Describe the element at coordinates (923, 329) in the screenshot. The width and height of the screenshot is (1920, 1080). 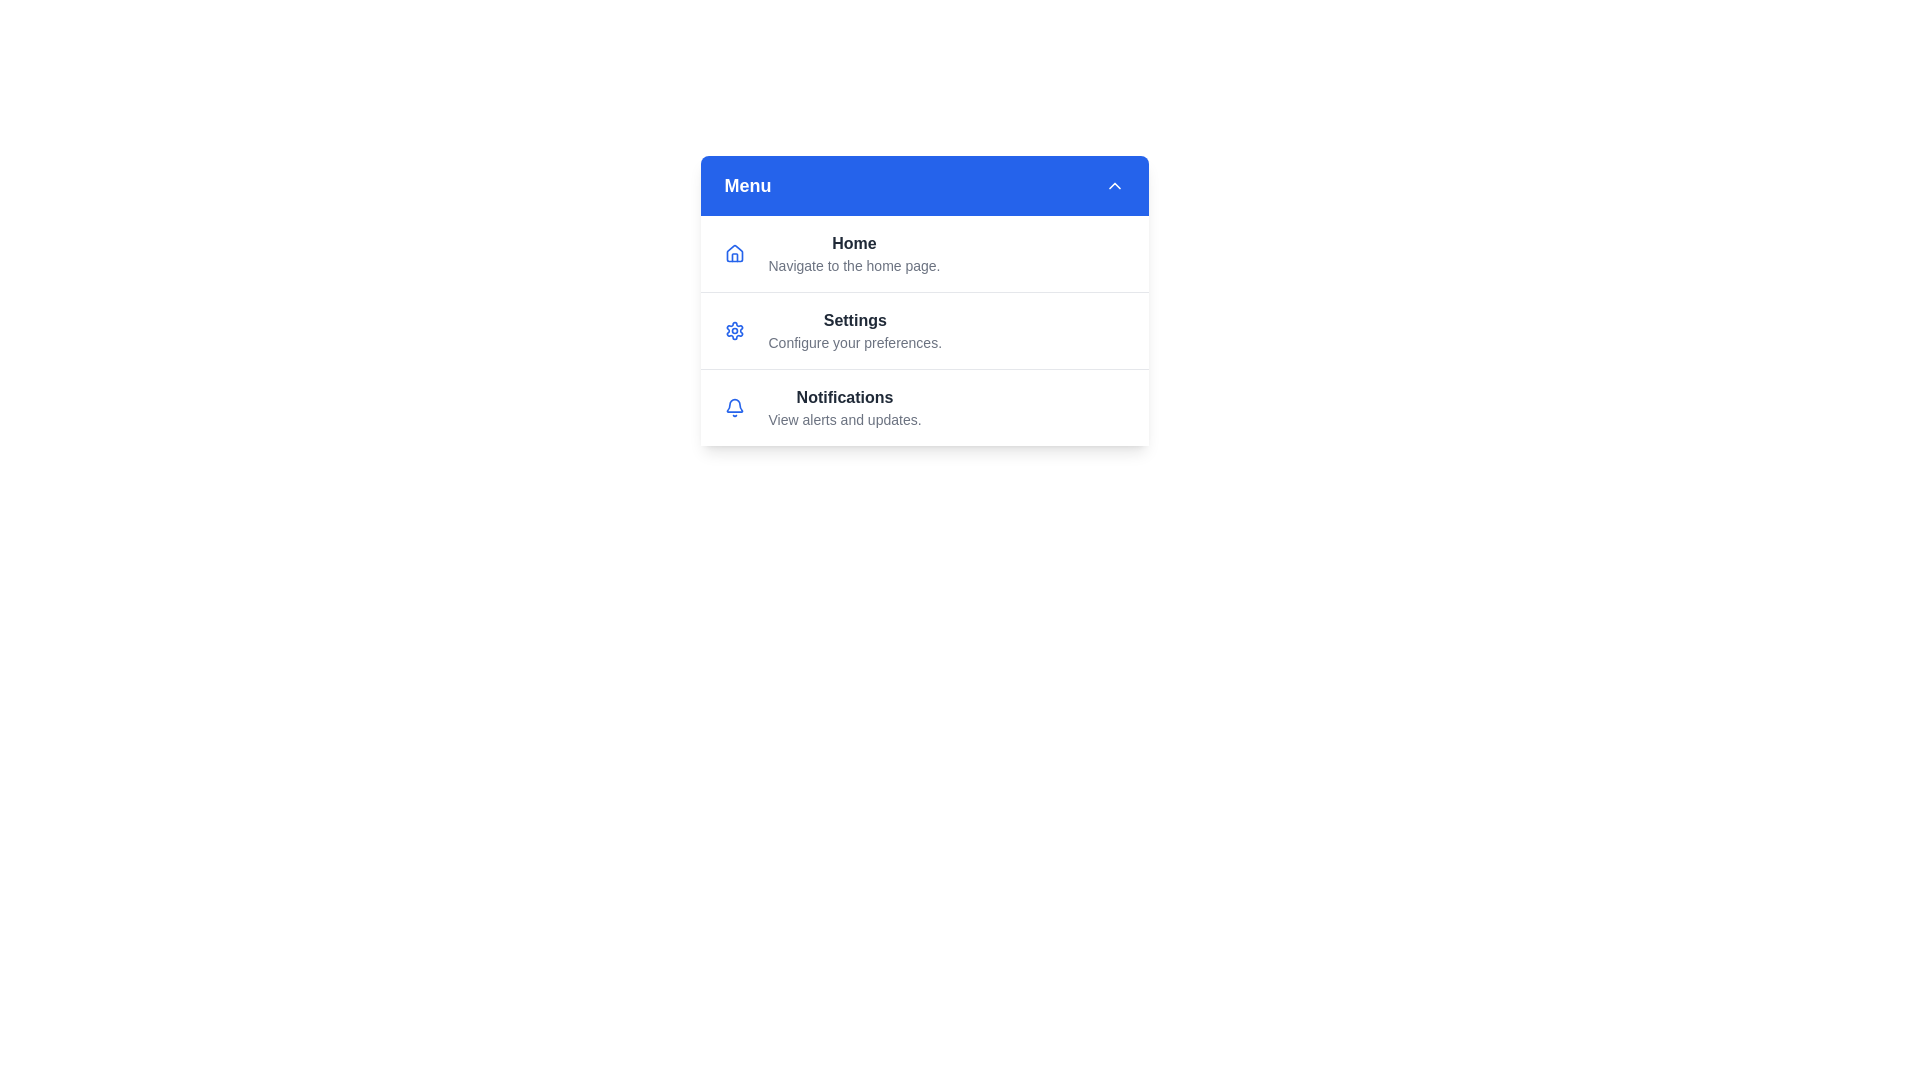
I see `the menu item Settings from the visible menu options` at that location.